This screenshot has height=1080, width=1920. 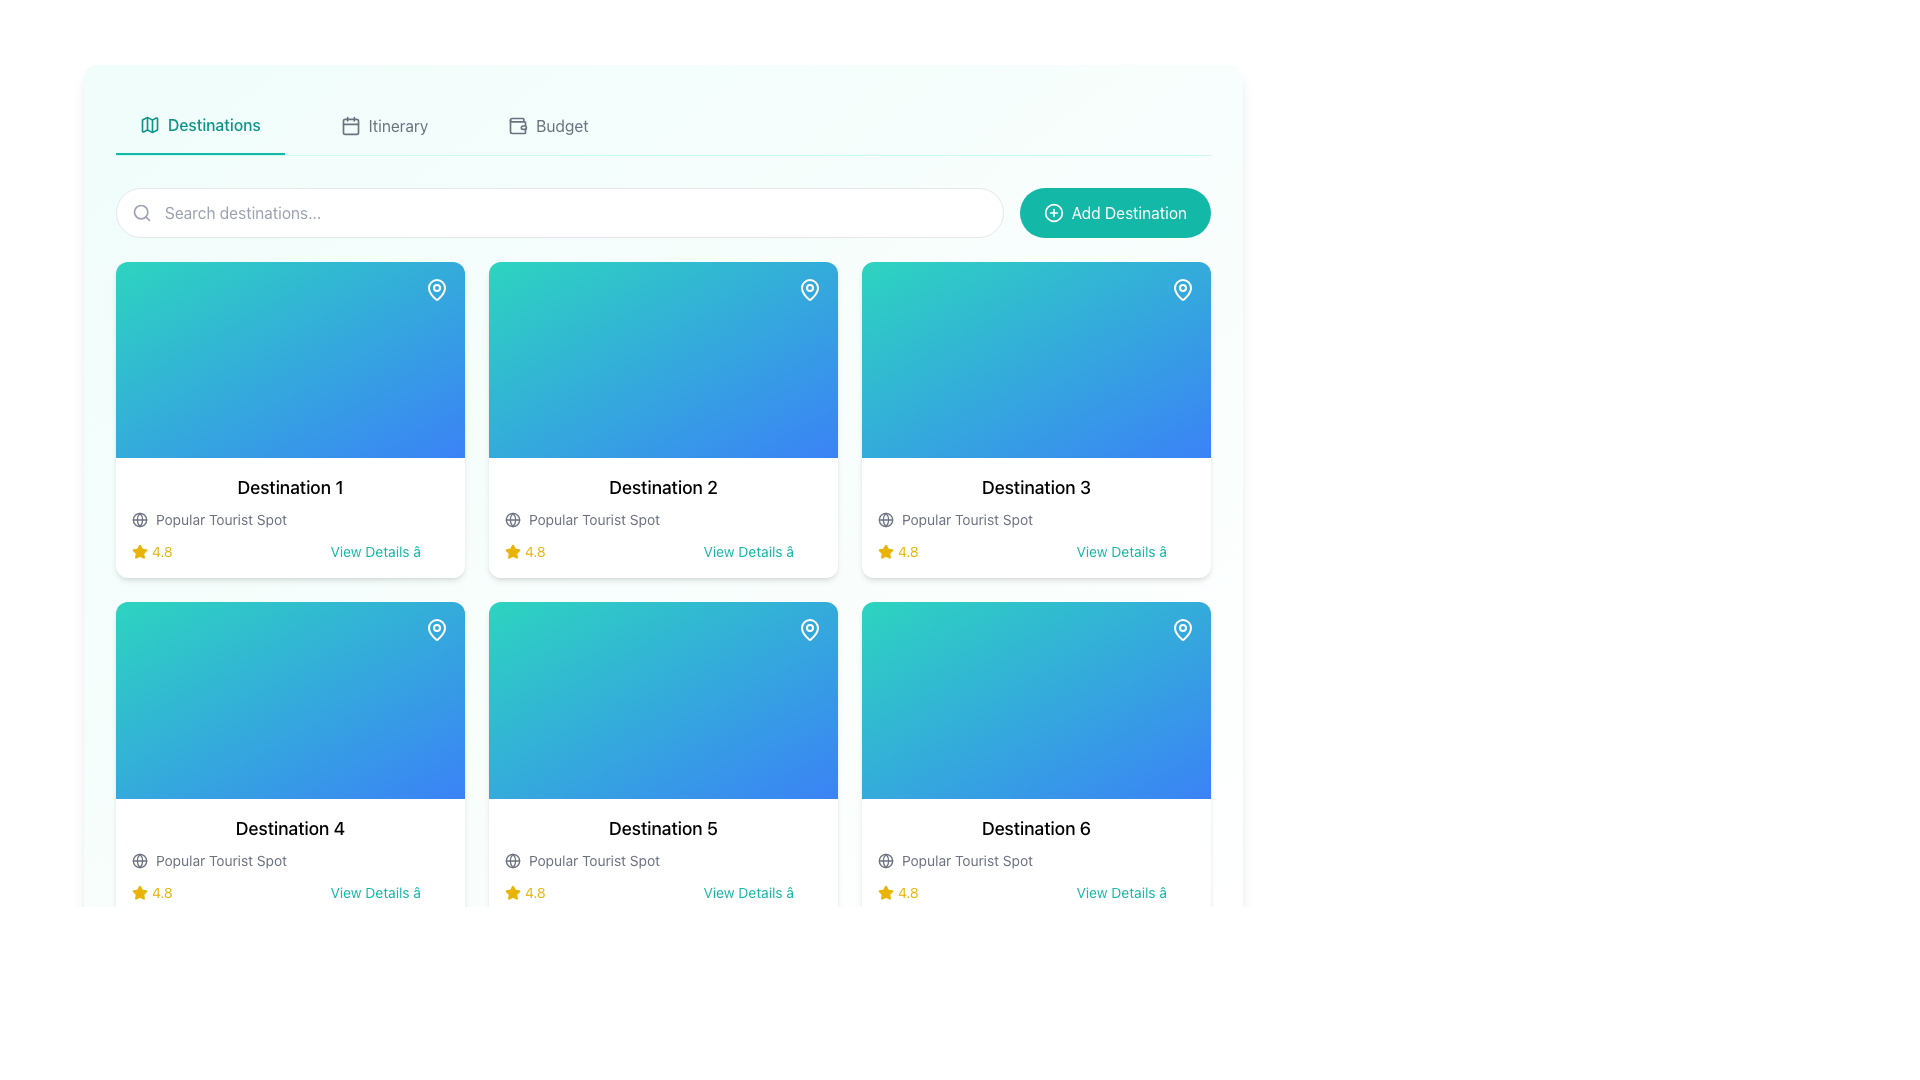 I want to click on the 'View Details â†’' link in the bottom right corner of the card for Destination 2, so click(x=761, y=552).